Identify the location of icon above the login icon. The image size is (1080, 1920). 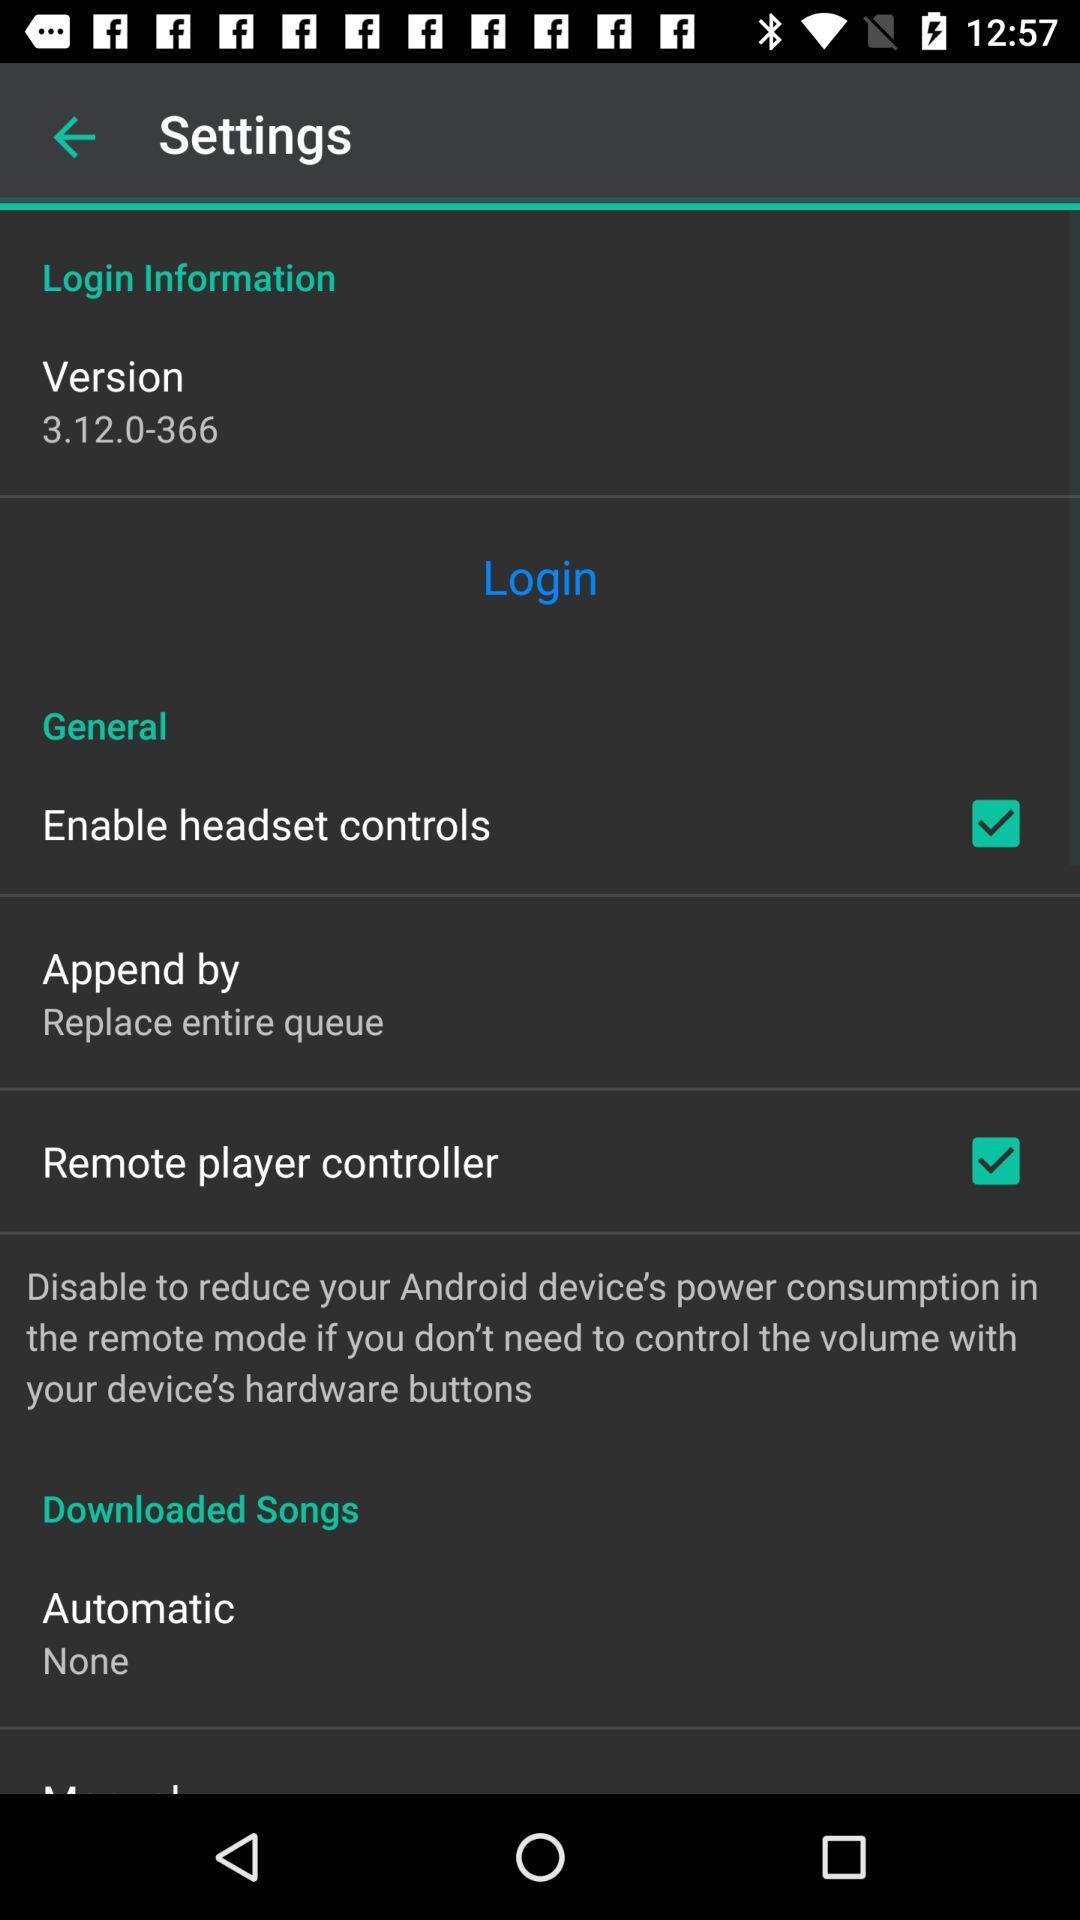
(130, 427).